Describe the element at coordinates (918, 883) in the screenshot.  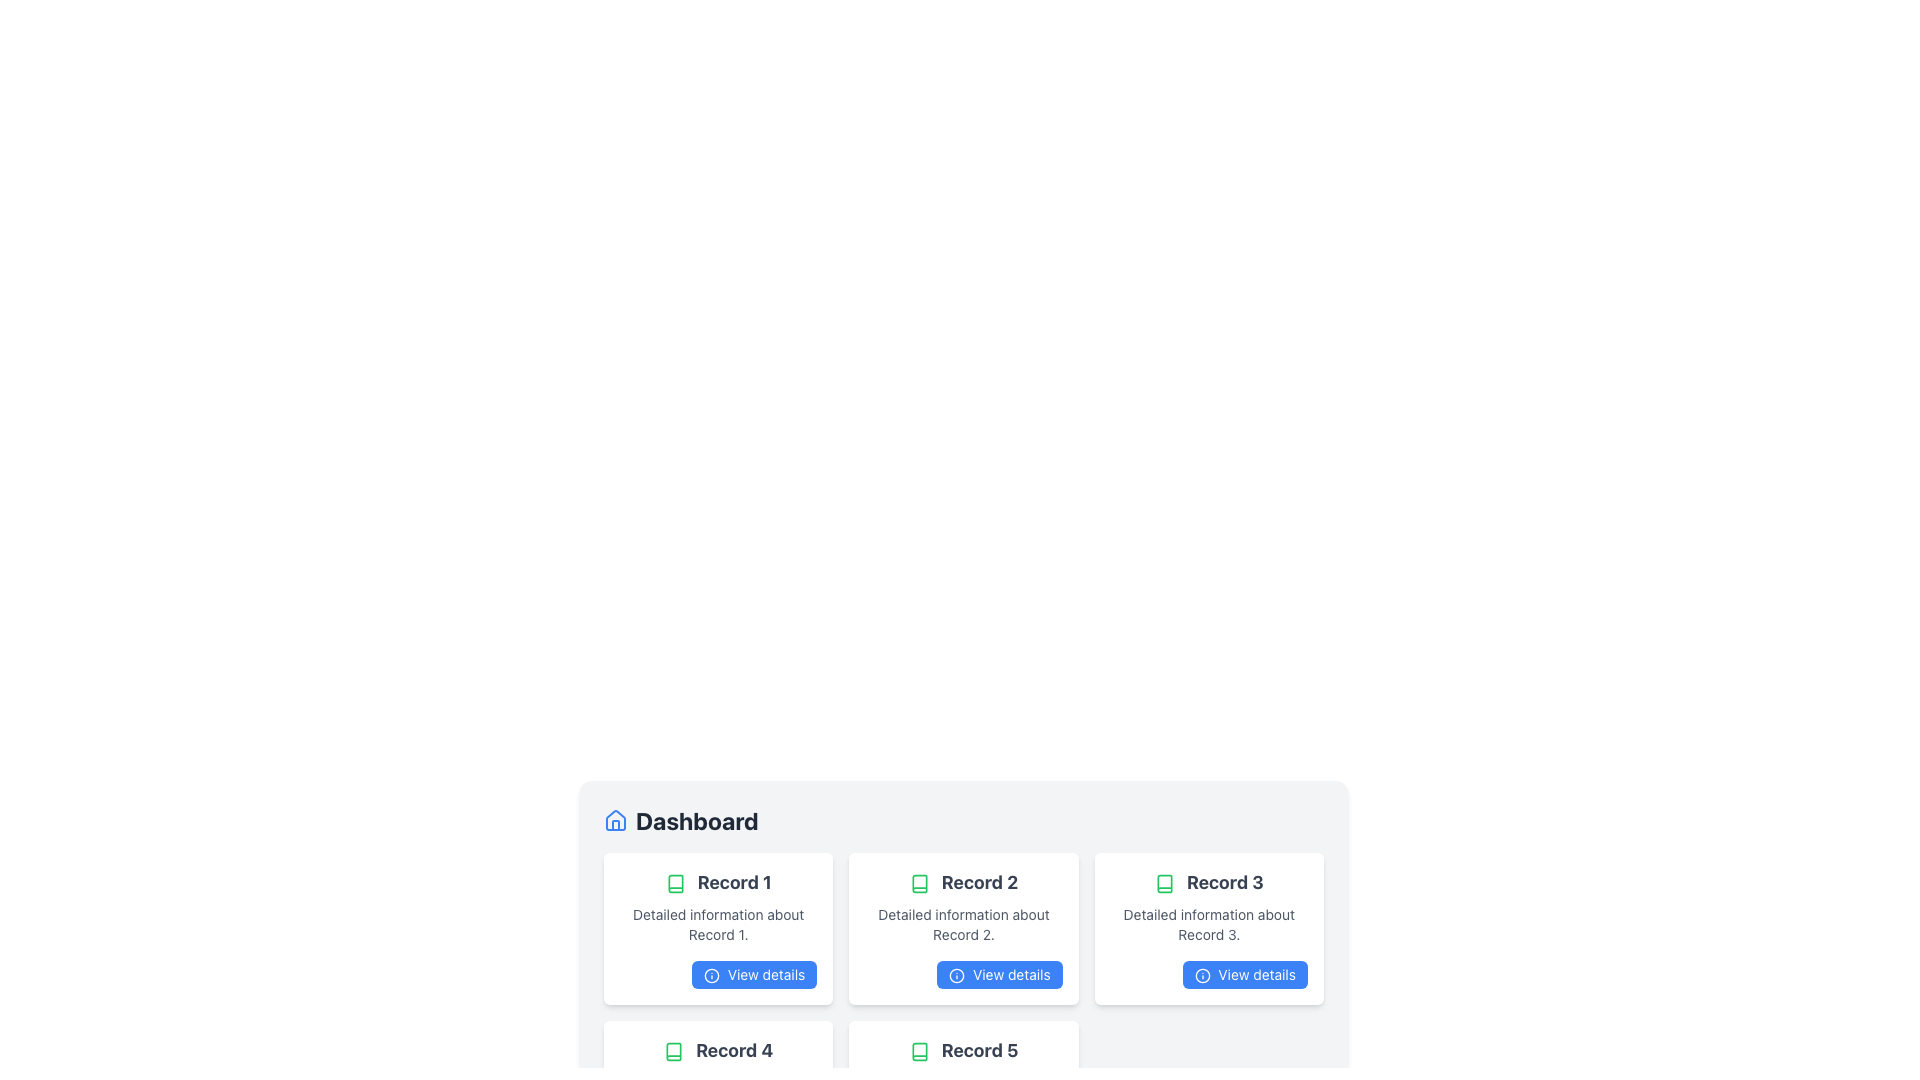
I see `the green book icon located to the left of the text 'Record 2' in the second column of a 3-column layout` at that location.